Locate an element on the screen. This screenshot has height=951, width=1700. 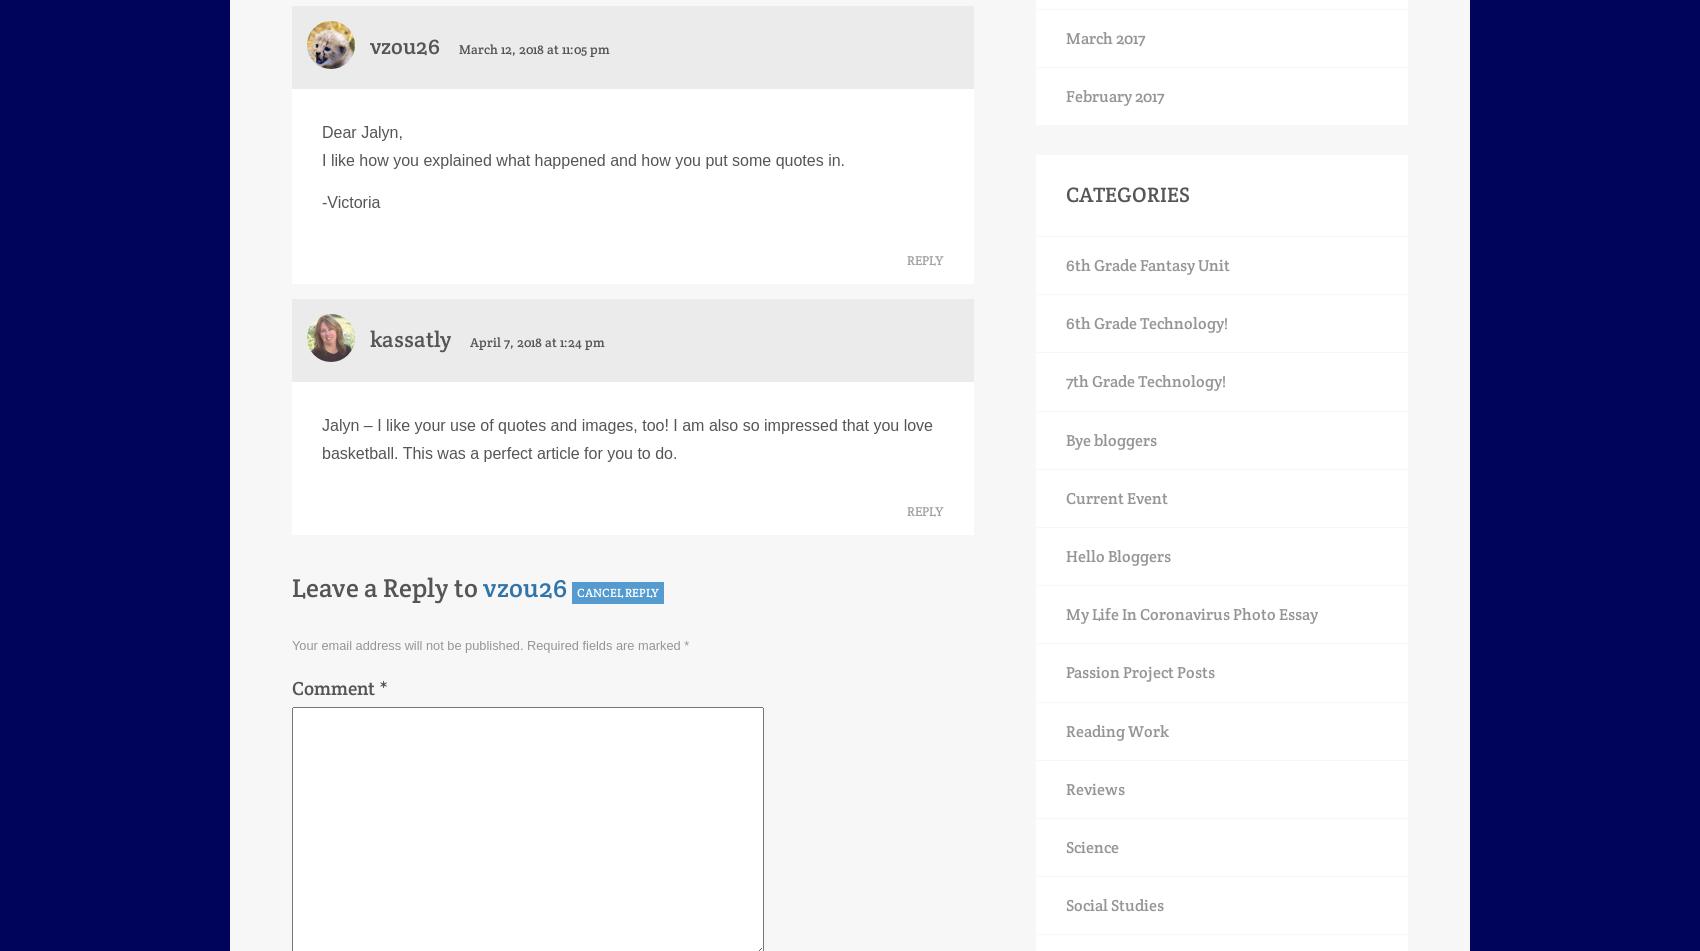
'Cancel reply' is located at coordinates (616, 590).